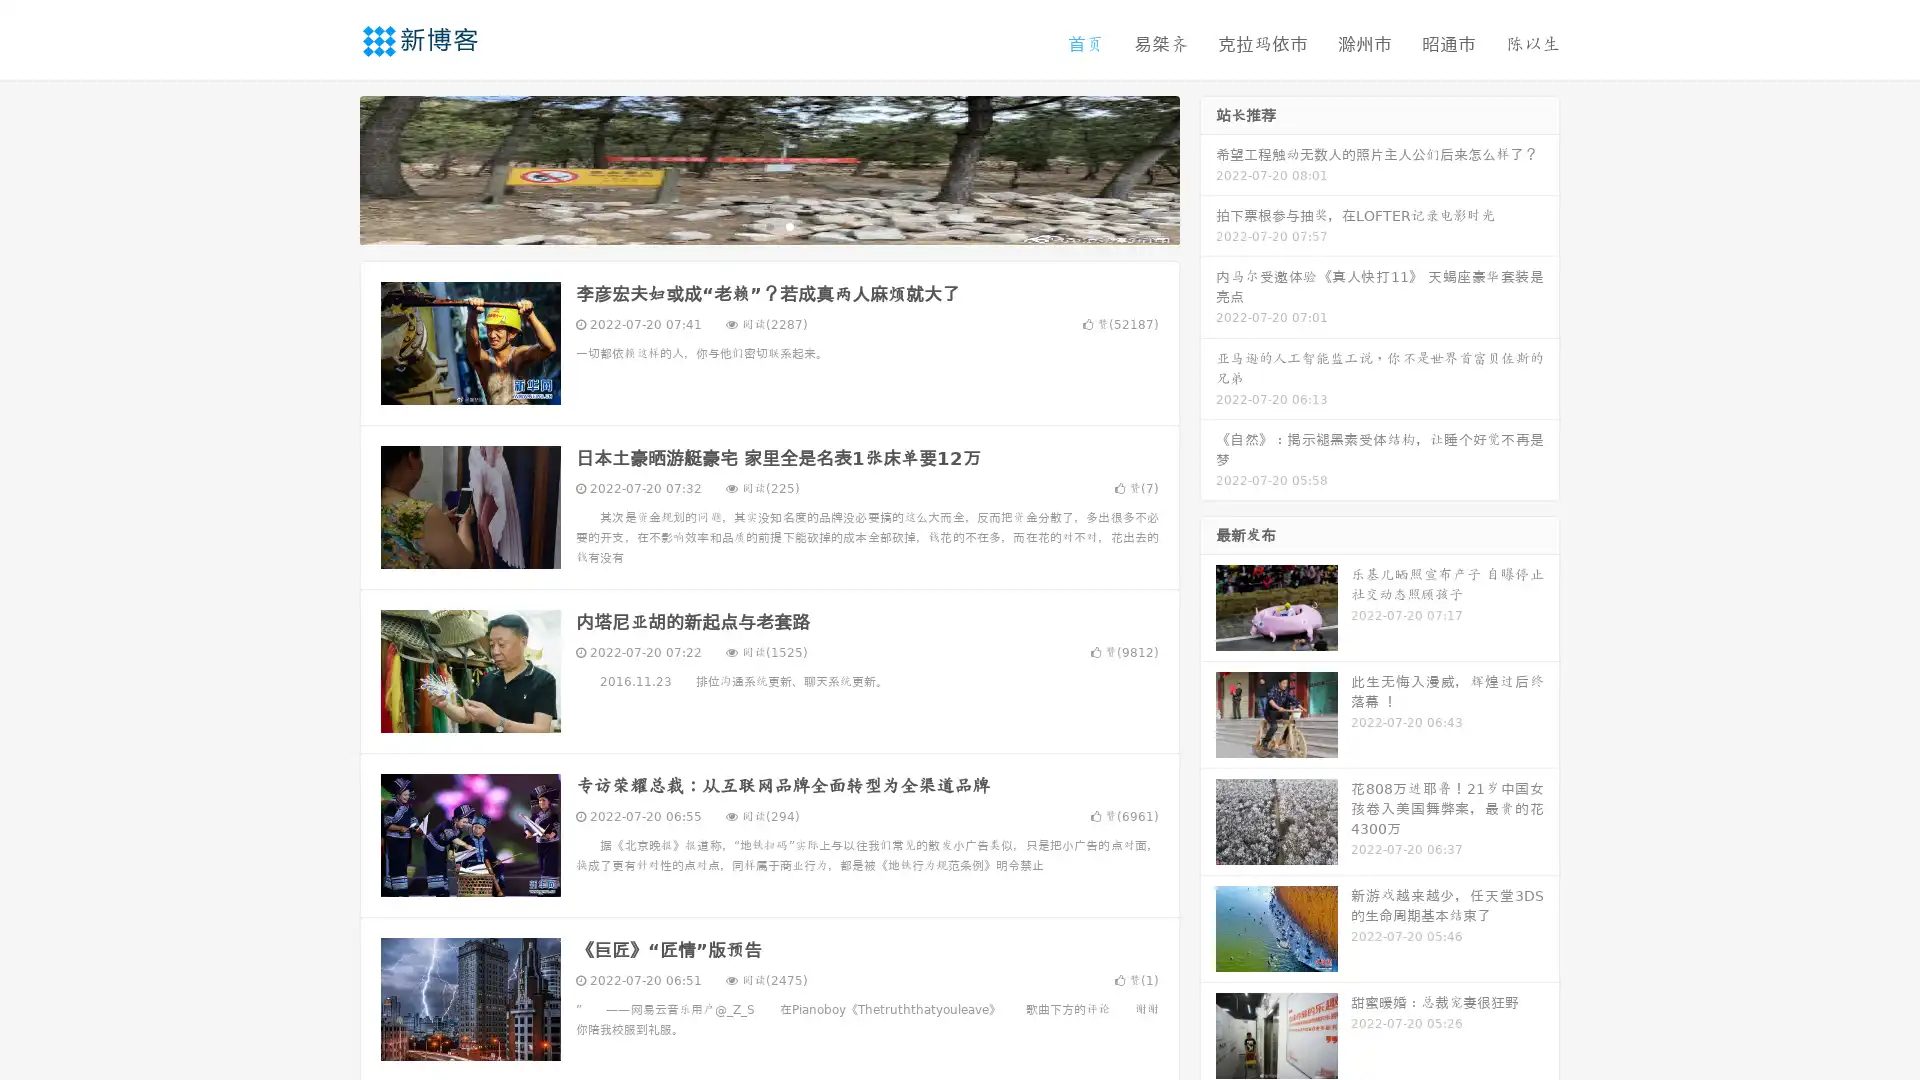  What do you see at coordinates (789, 225) in the screenshot?
I see `Go to slide 3` at bounding box center [789, 225].